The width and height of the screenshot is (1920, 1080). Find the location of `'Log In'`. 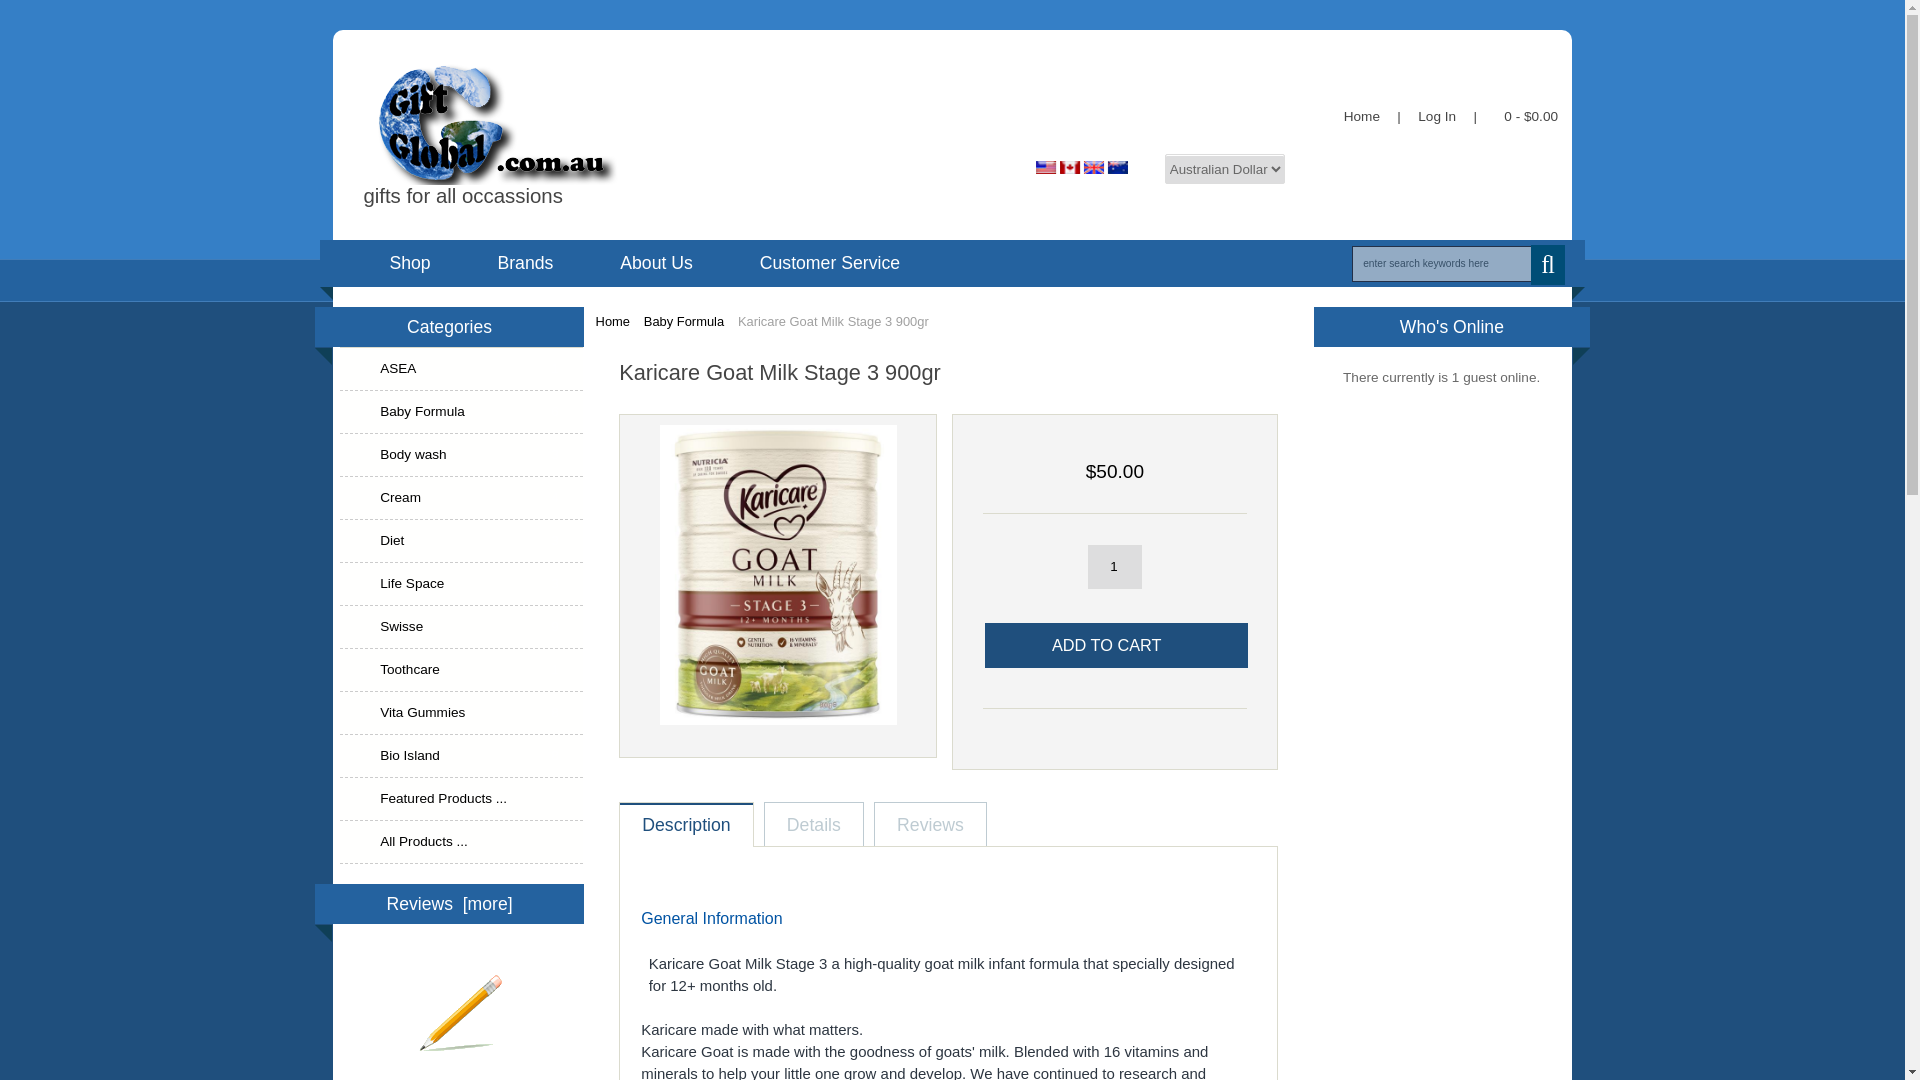

'Log In' is located at coordinates (1436, 116).